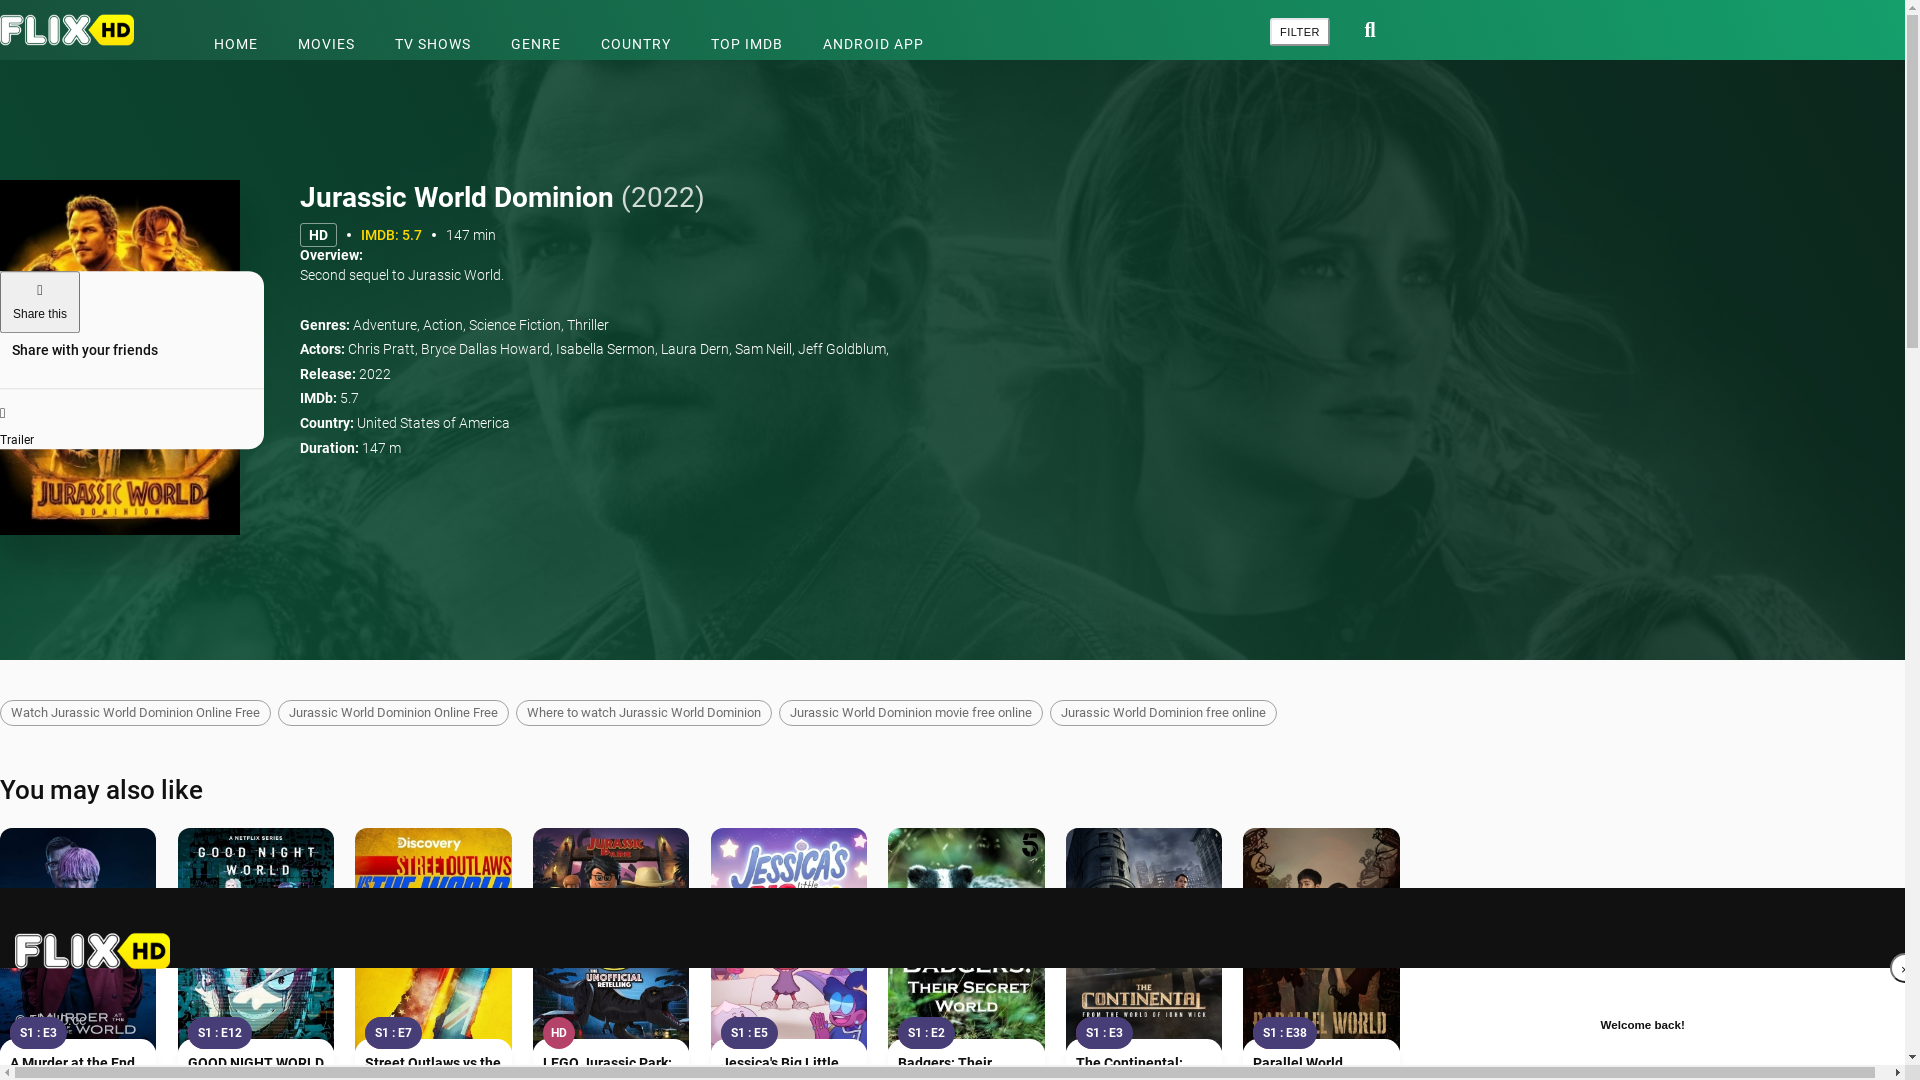 The width and height of the screenshot is (1920, 1080). Describe the element at coordinates (796, 347) in the screenshot. I see `'Jeff Goldblum'` at that location.